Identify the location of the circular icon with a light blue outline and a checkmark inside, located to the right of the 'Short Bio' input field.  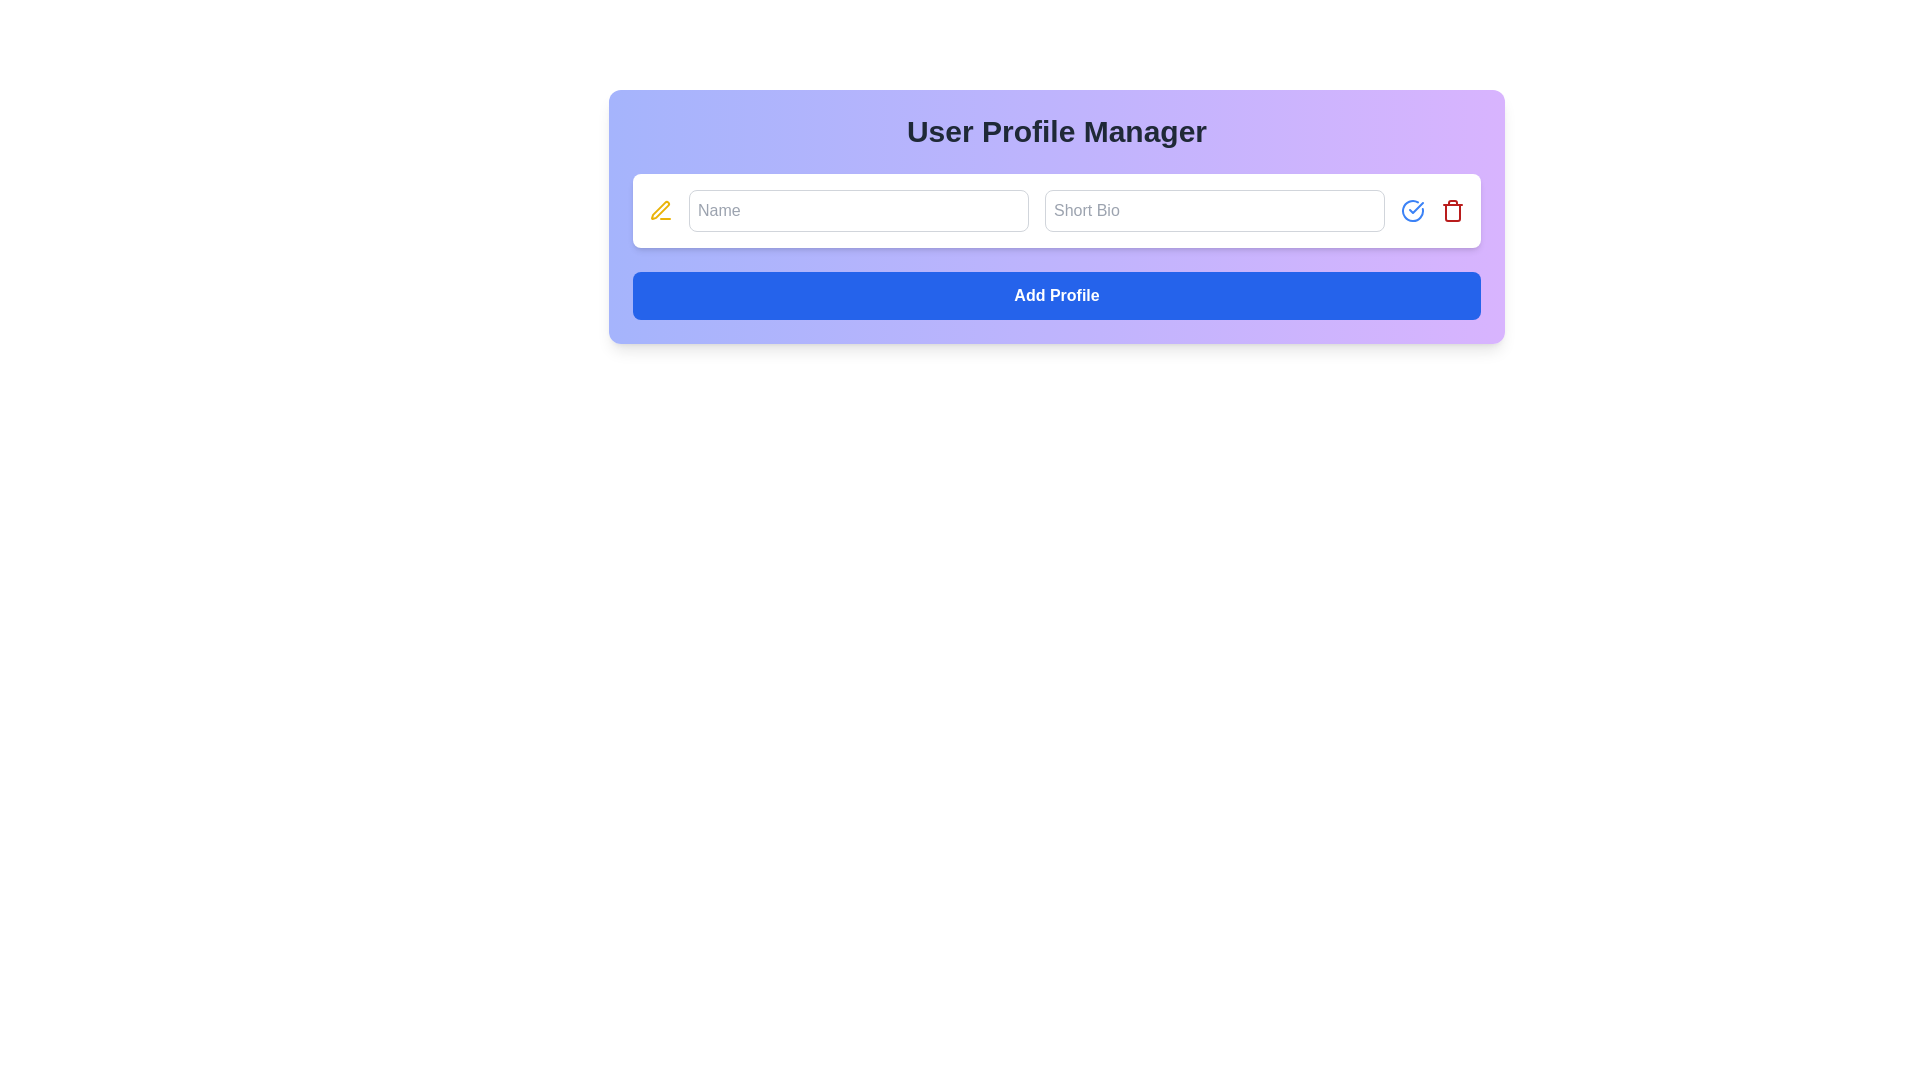
(1411, 211).